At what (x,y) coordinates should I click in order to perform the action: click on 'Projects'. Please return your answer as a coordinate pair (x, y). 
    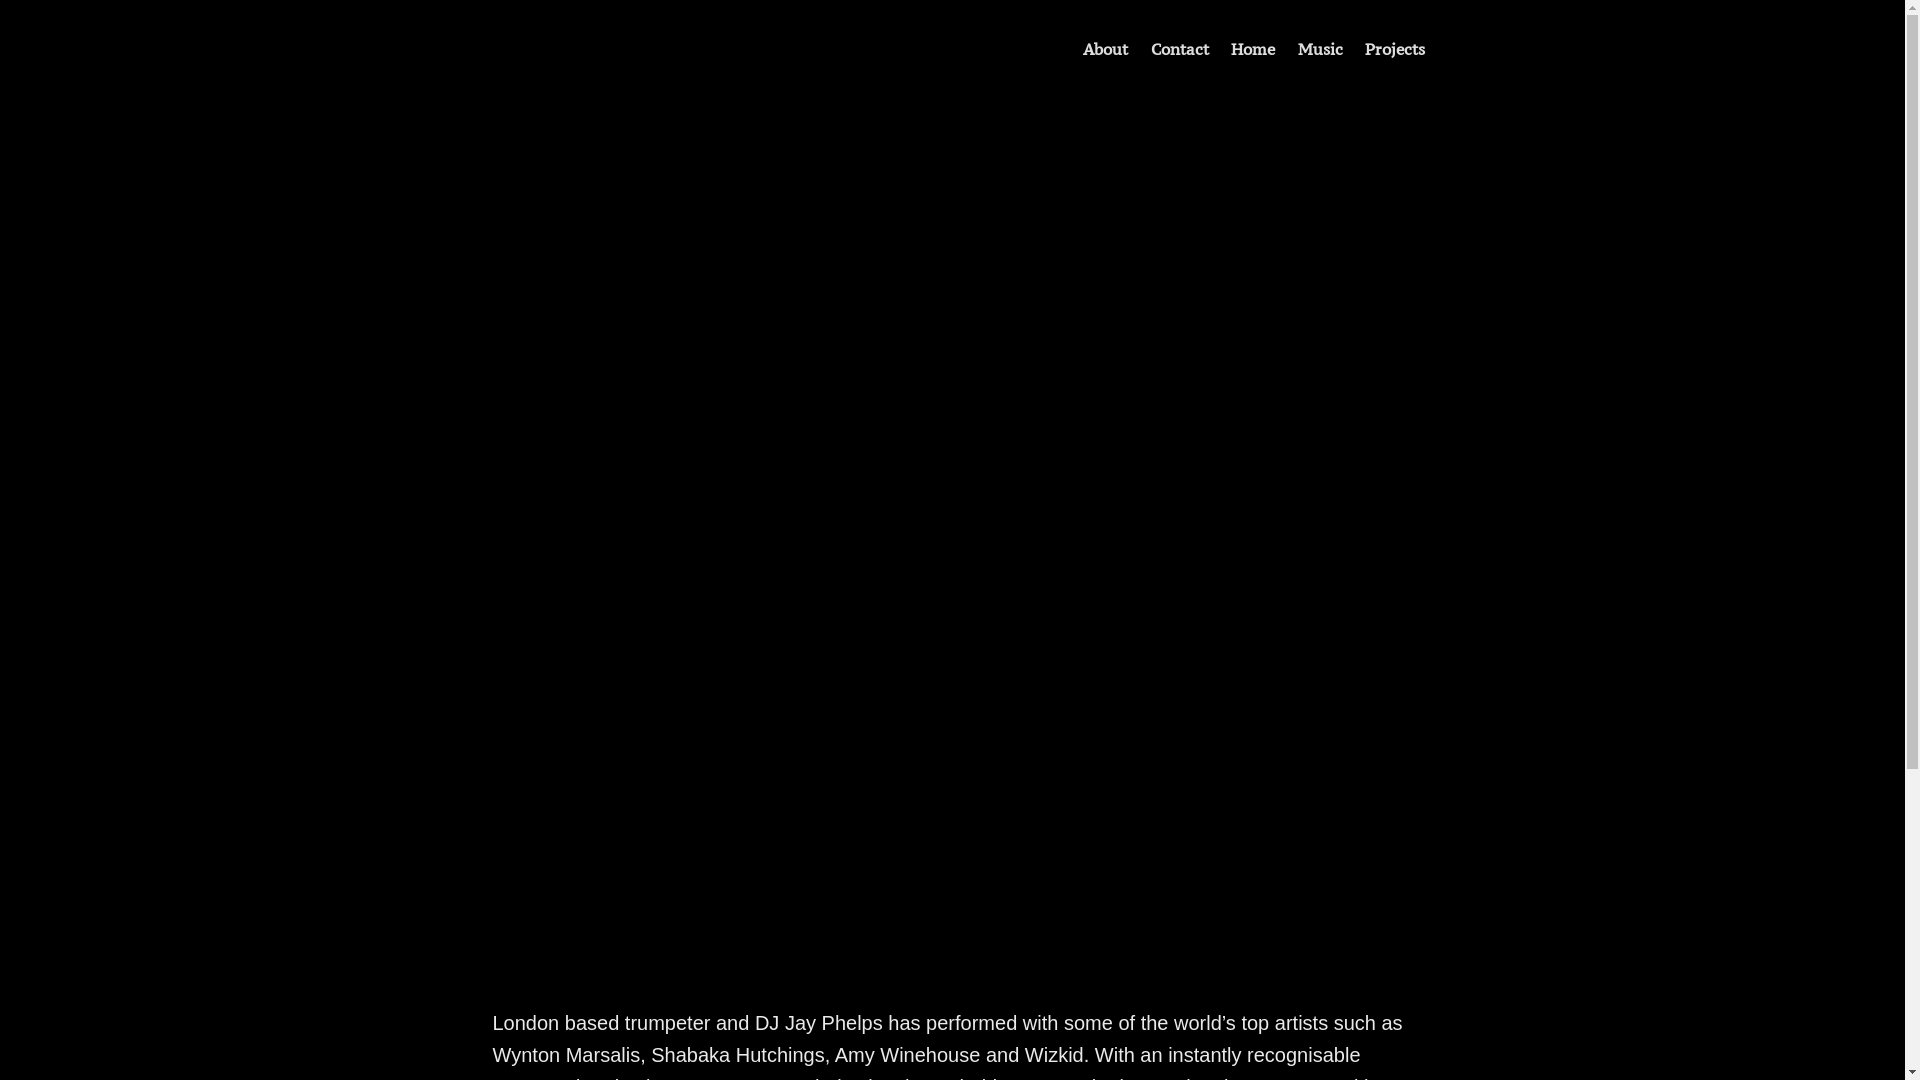
    Looking at the image, I should click on (1394, 46).